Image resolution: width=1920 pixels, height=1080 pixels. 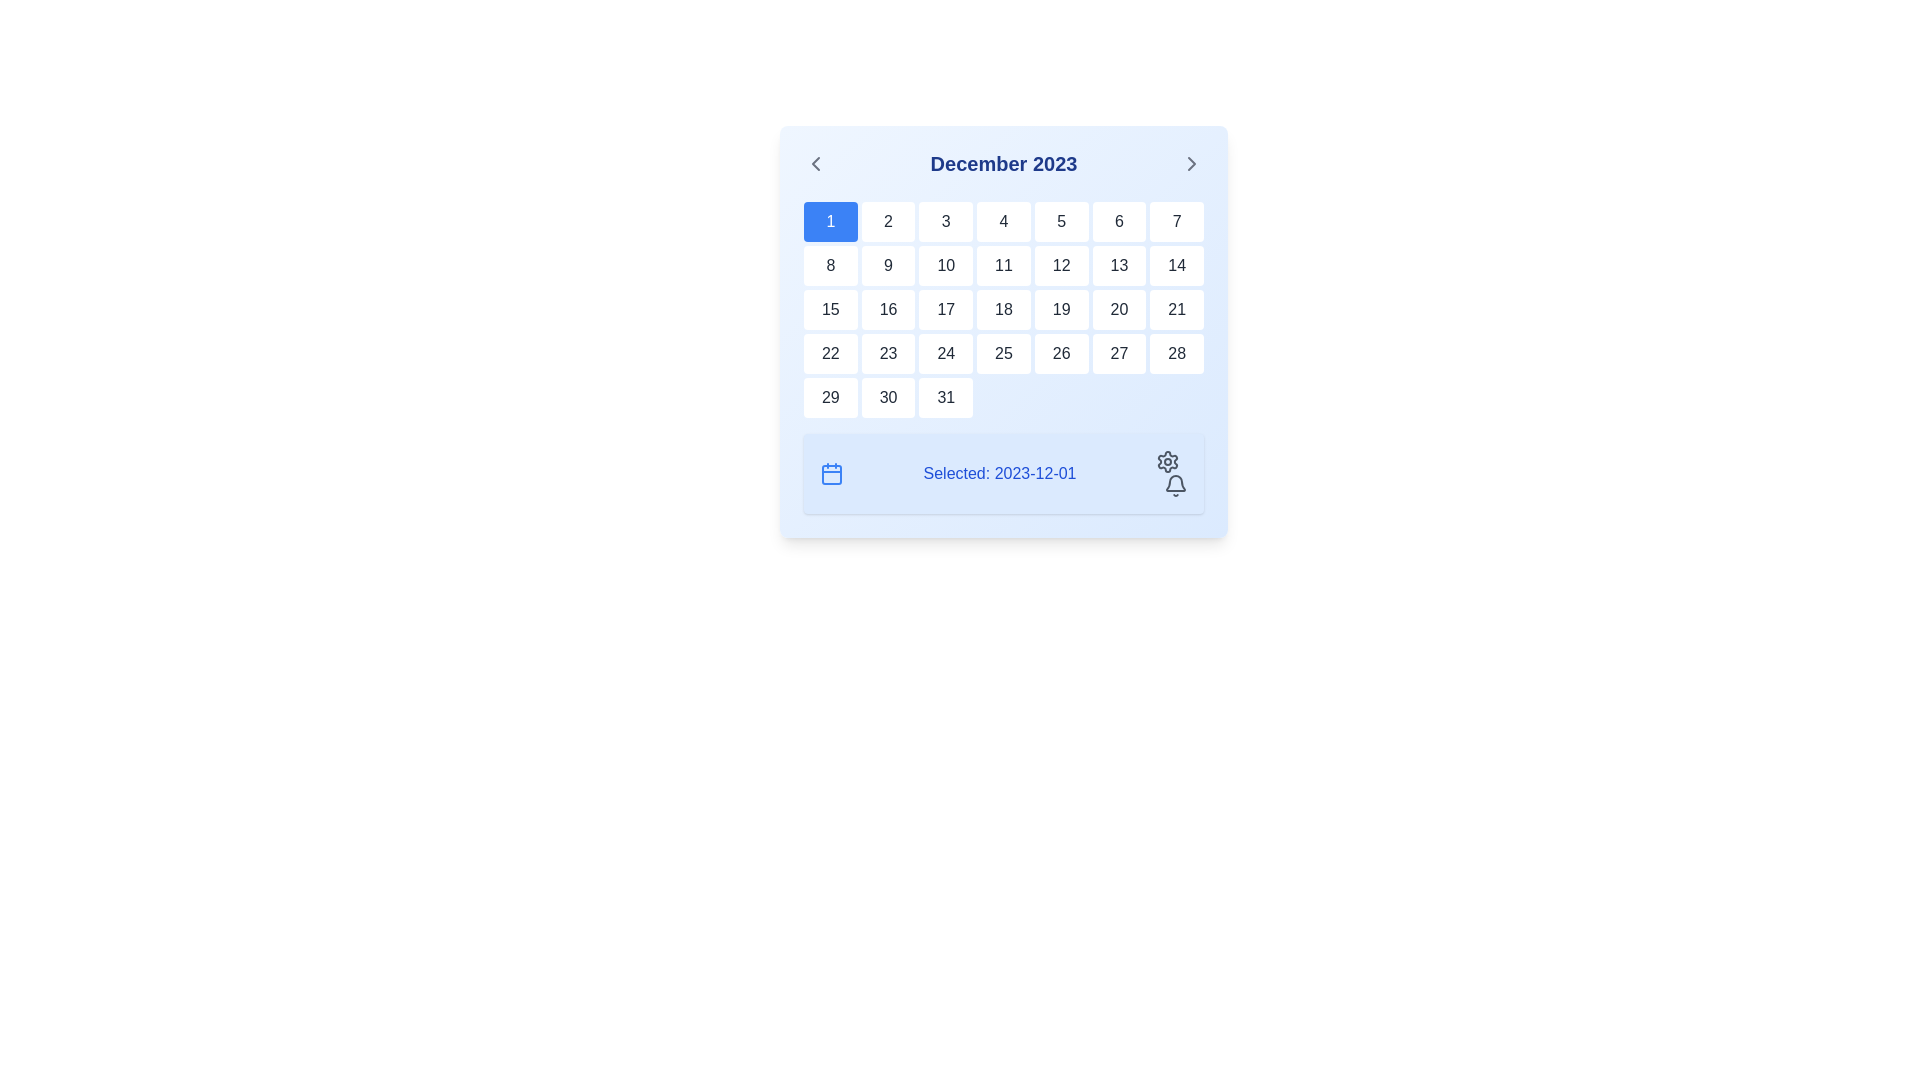 I want to click on the button representing the 18th day of the month in the calendar interface, so click(x=1003, y=309).